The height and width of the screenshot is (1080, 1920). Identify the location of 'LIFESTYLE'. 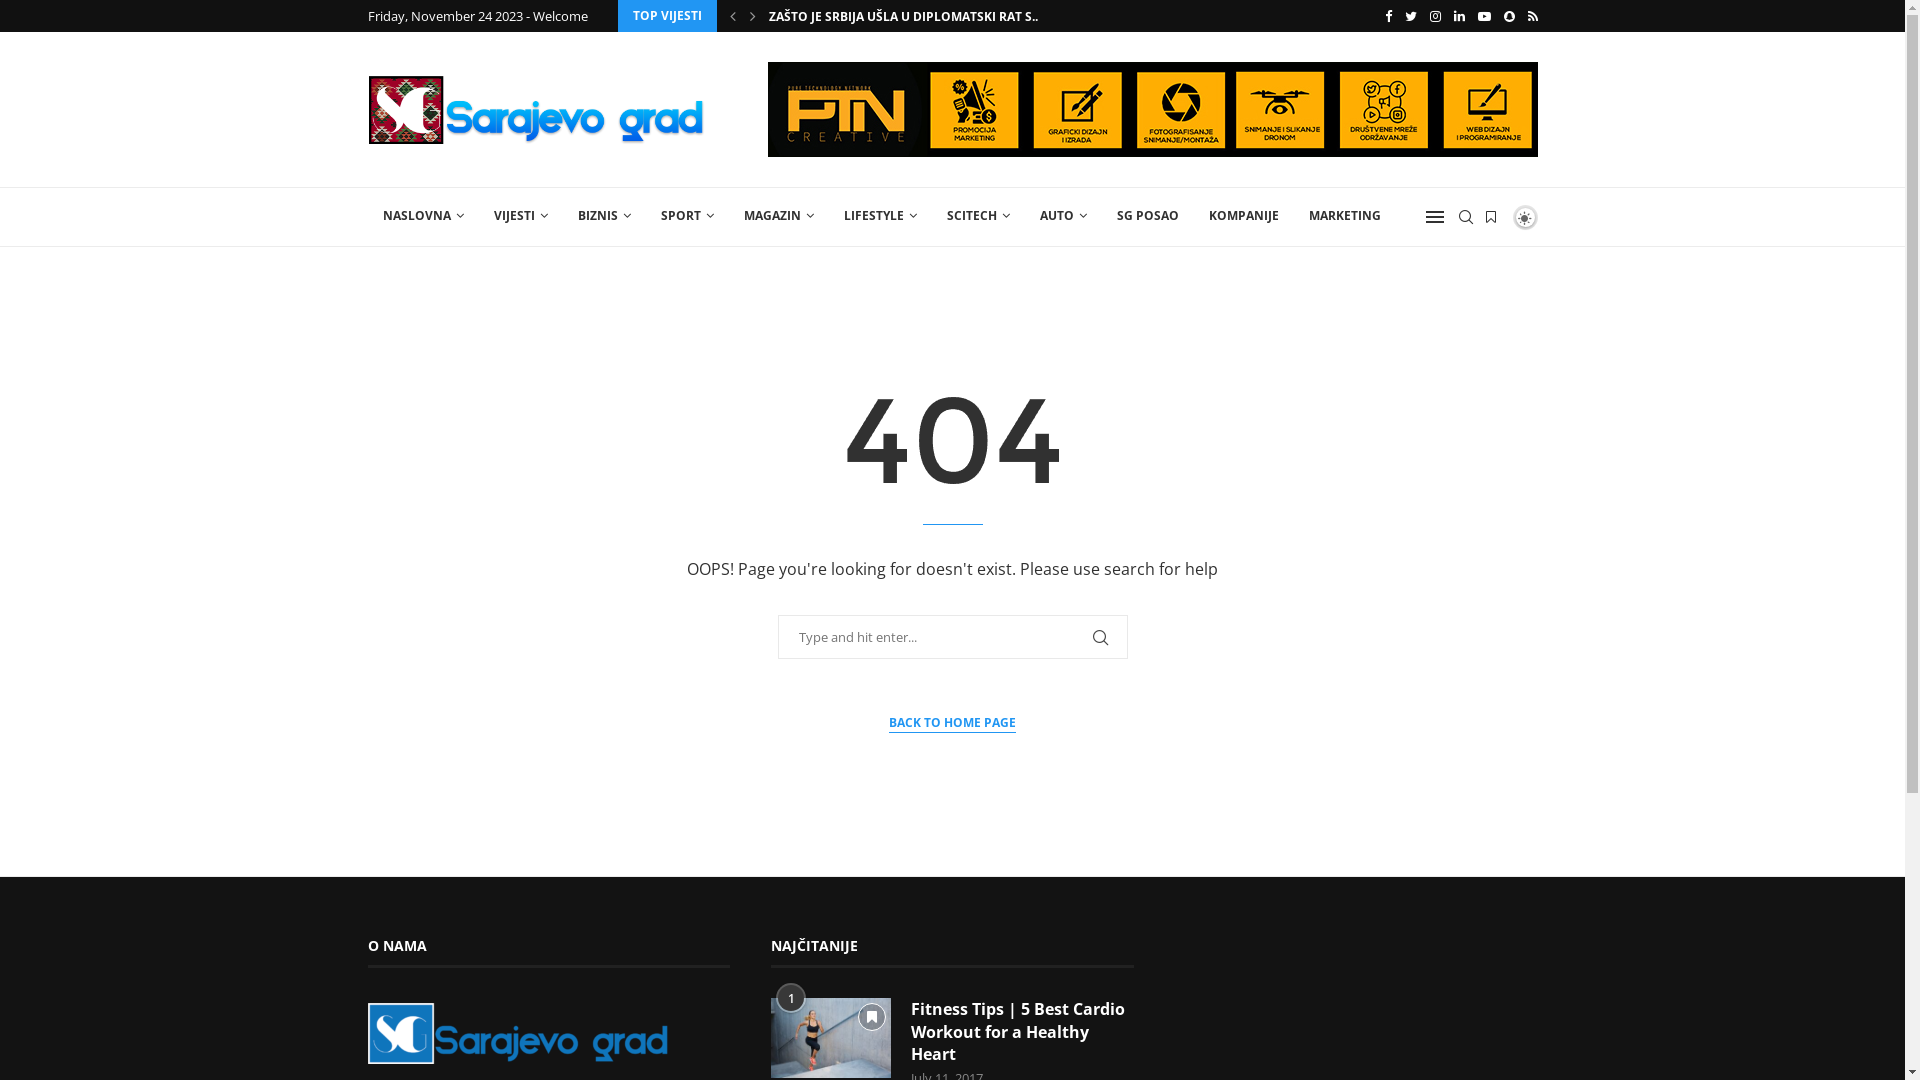
(879, 216).